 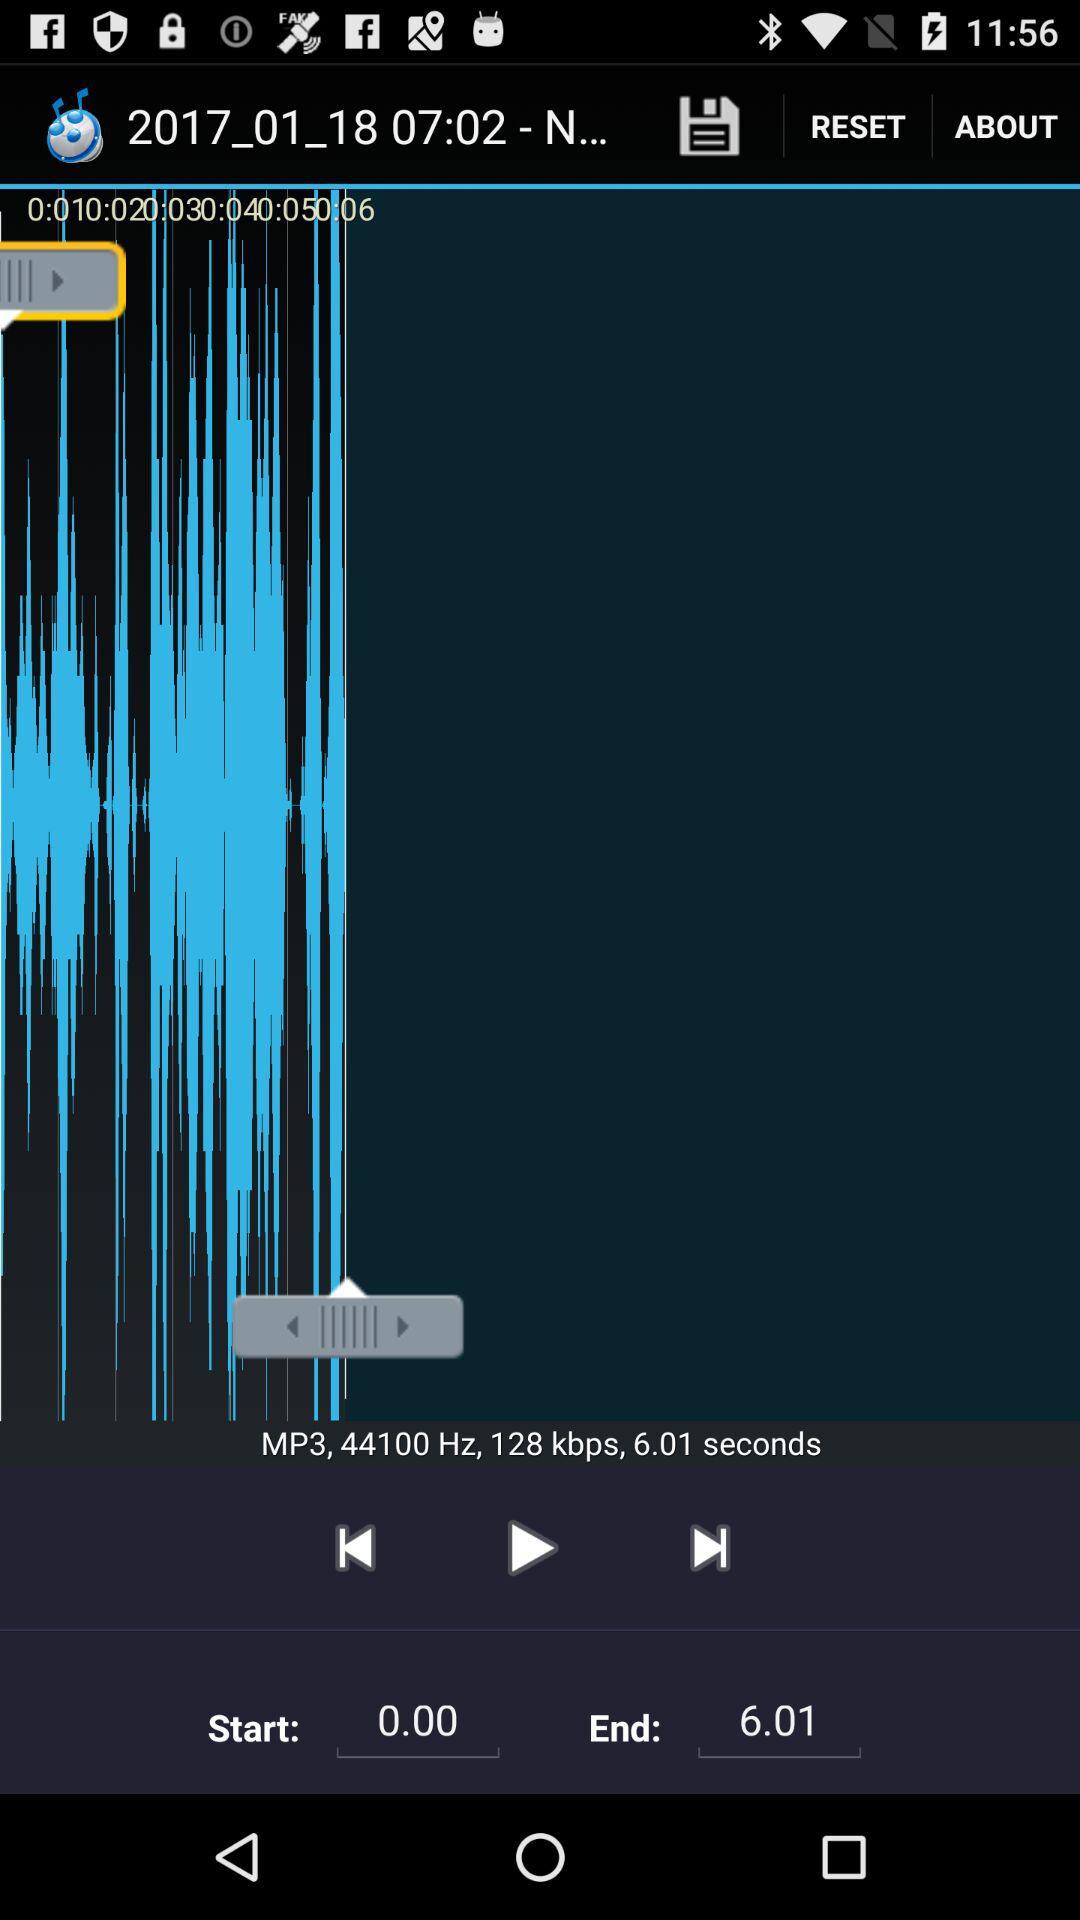 What do you see at coordinates (531, 1656) in the screenshot?
I see `the play icon` at bounding box center [531, 1656].